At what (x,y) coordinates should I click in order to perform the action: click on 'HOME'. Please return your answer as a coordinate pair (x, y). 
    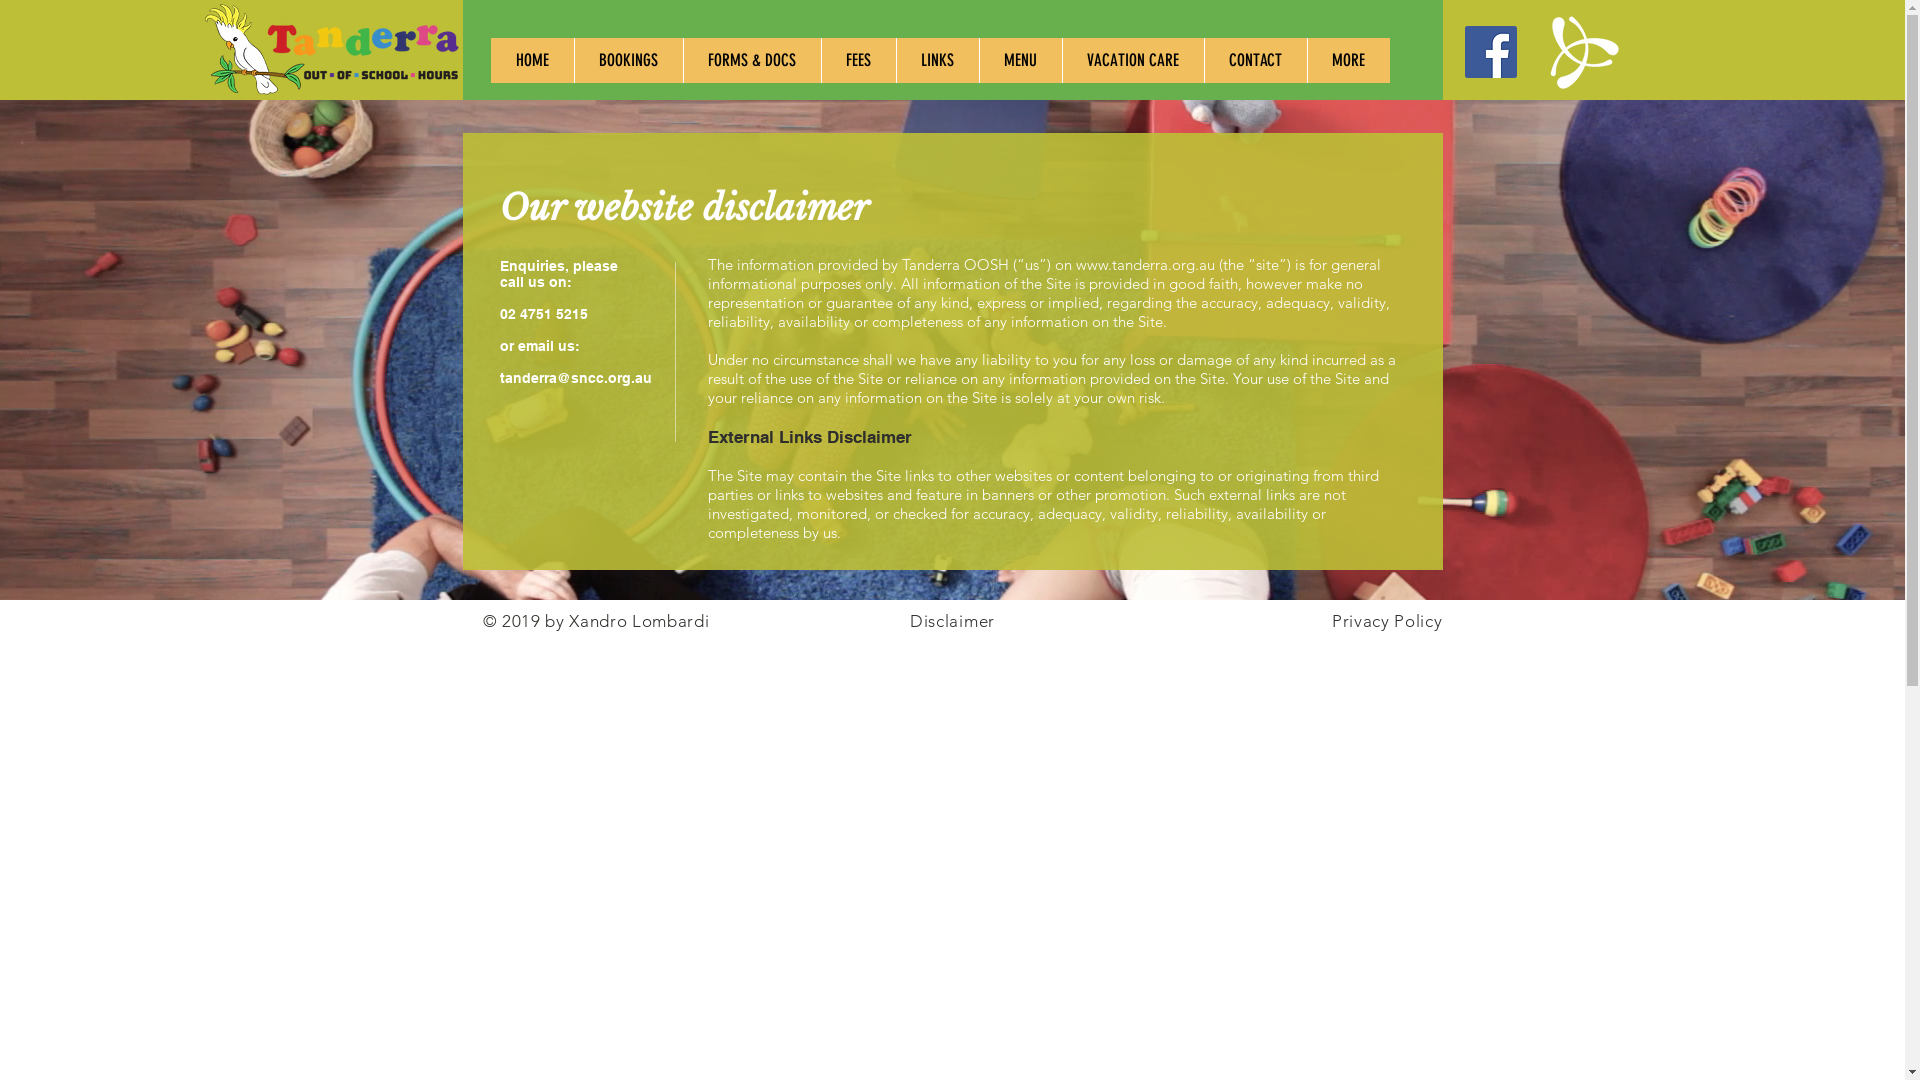
    Looking at the image, I should click on (531, 59).